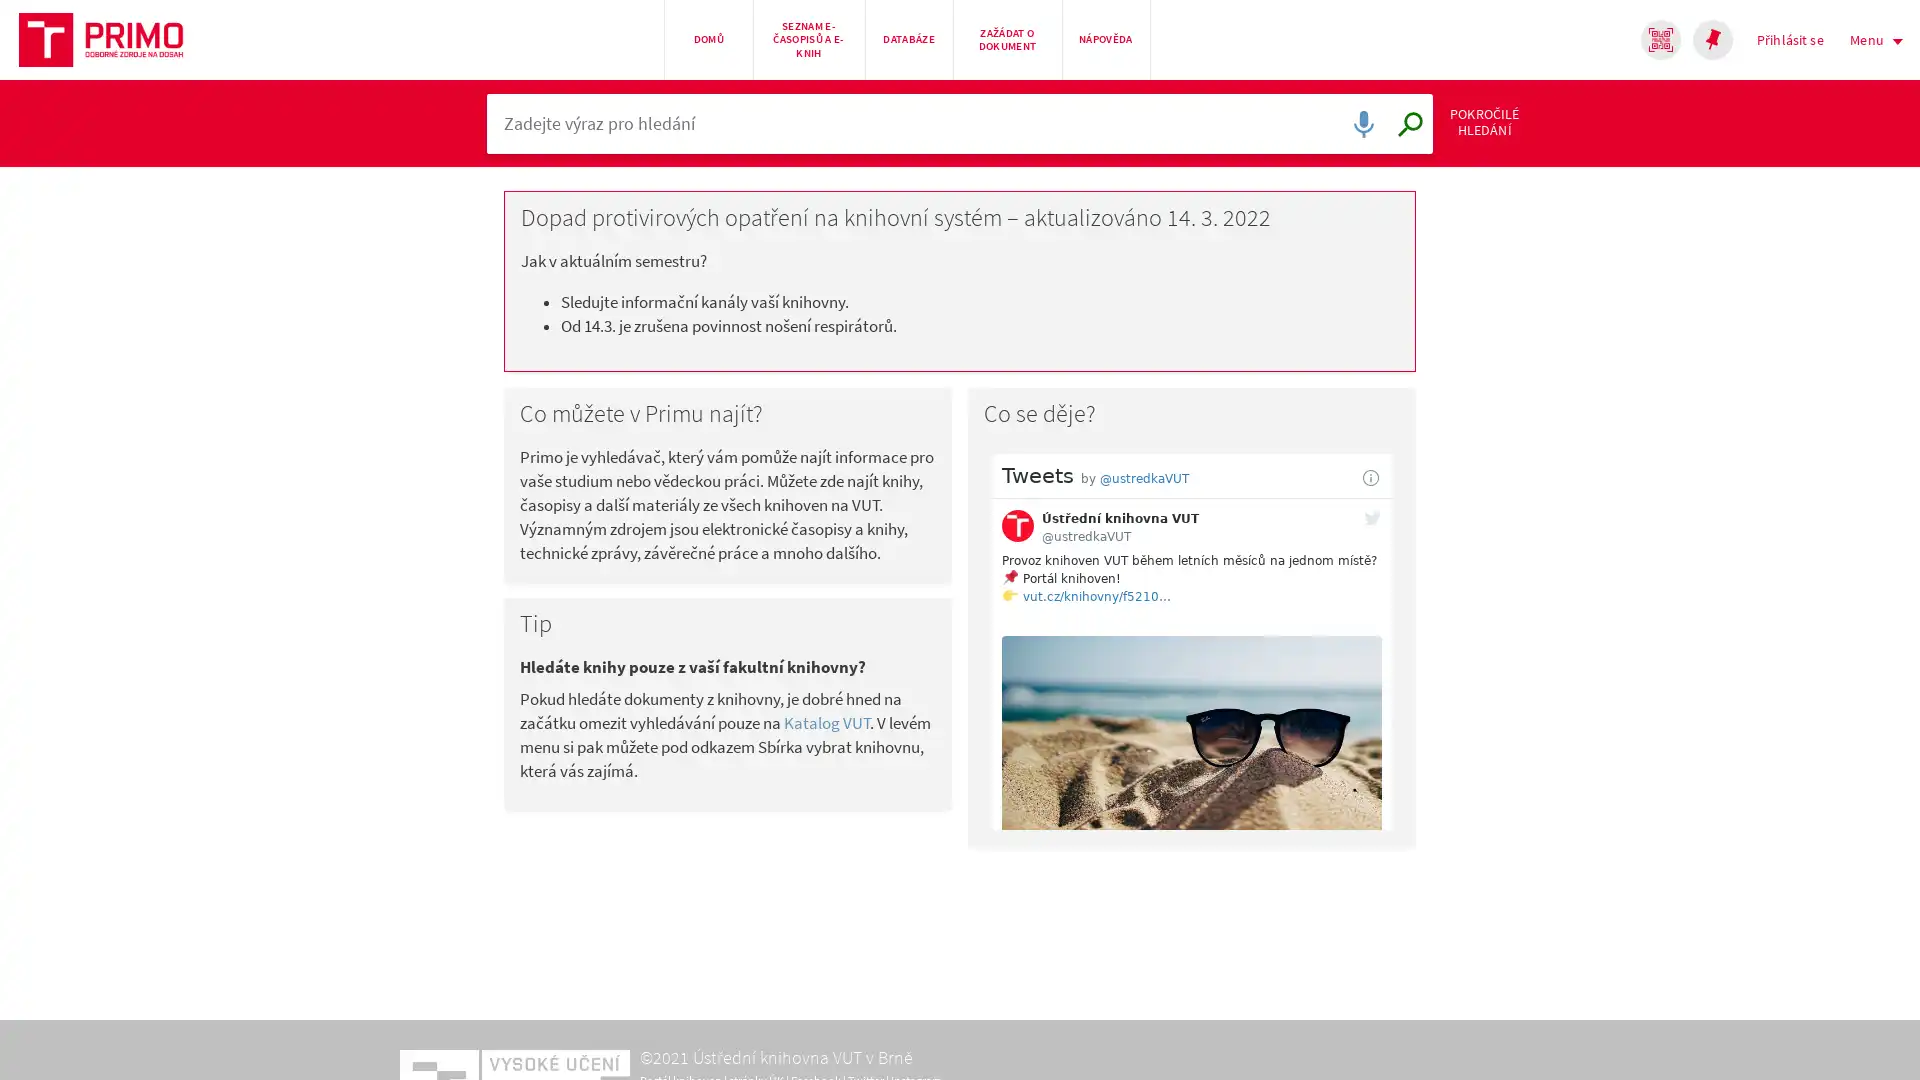  What do you see at coordinates (1520, 131) in the screenshot?
I see `Prejit na pokrocile vyhledavani` at bounding box center [1520, 131].